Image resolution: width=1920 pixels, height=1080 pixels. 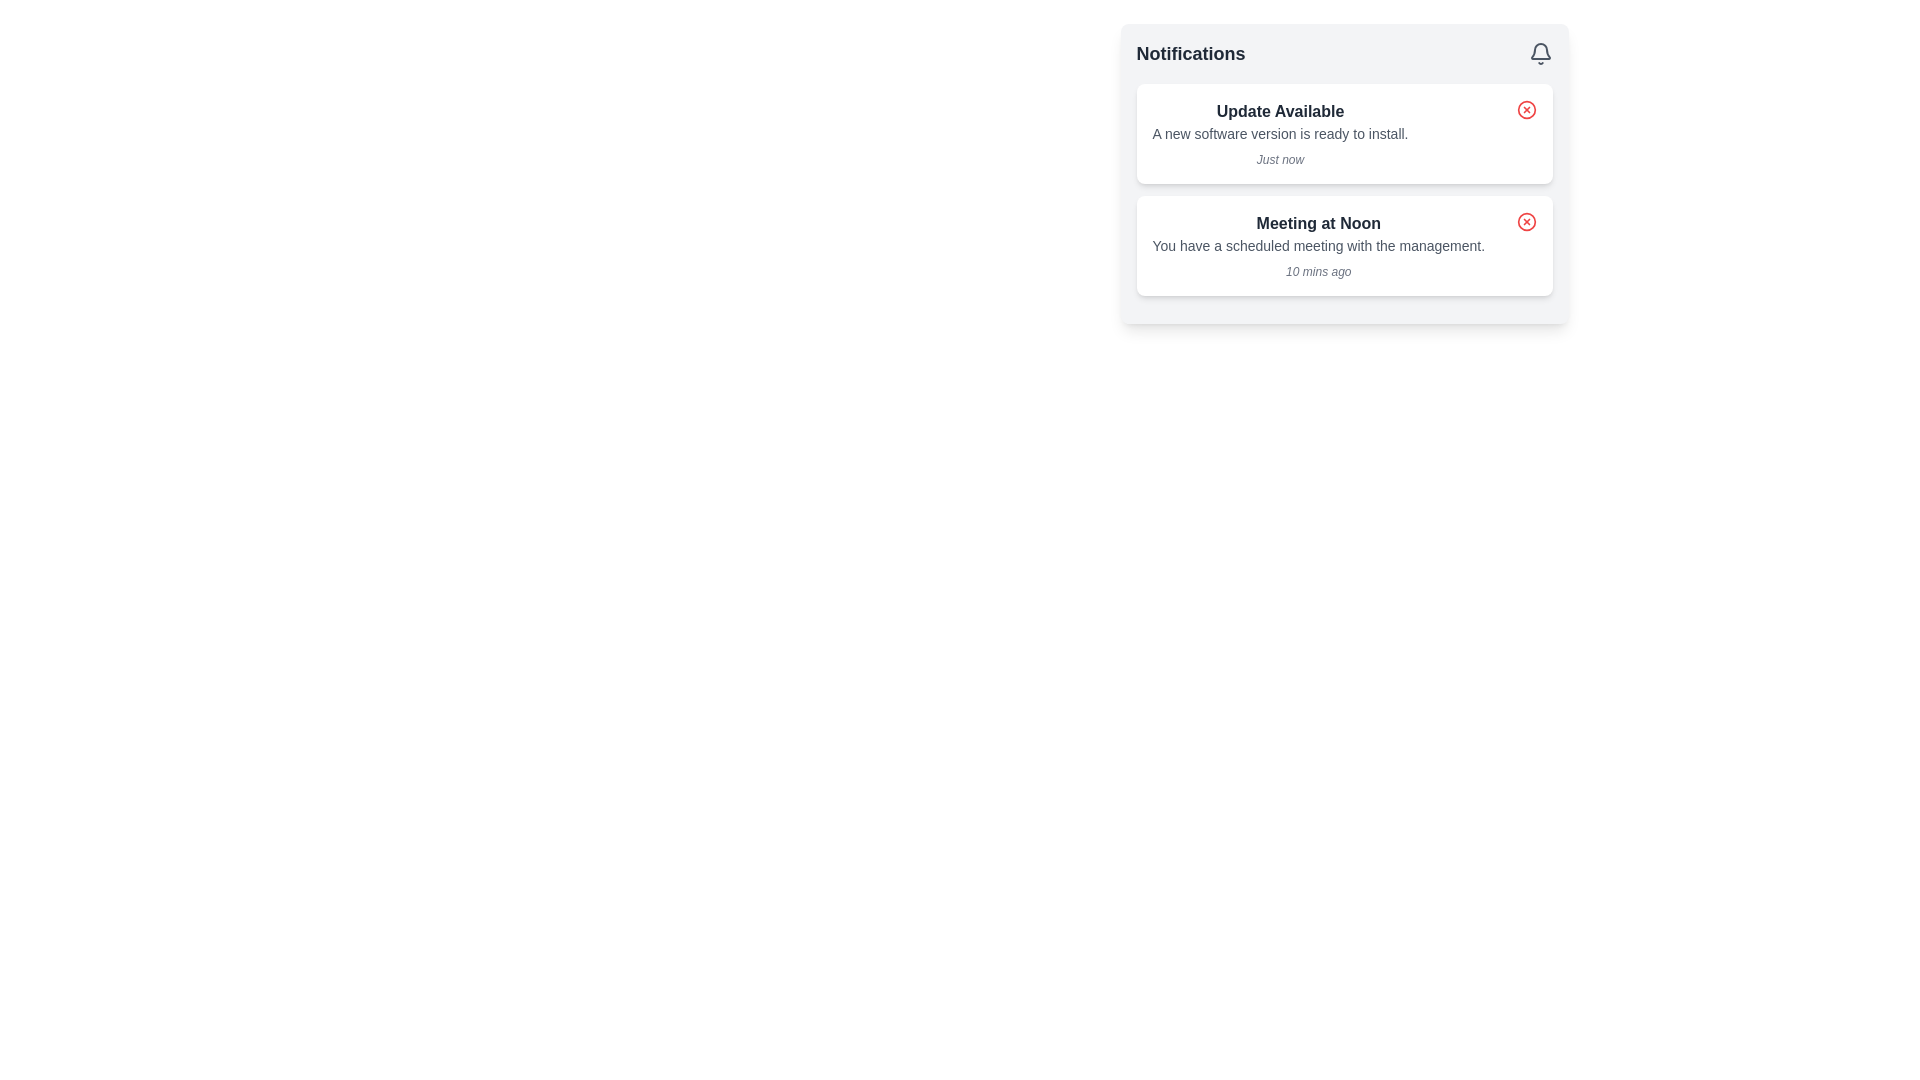 What do you see at coordinates (1280, 111) in the screenshot?
I see `the title text element at the top of the notification box` at bounding box center [1280, 111].